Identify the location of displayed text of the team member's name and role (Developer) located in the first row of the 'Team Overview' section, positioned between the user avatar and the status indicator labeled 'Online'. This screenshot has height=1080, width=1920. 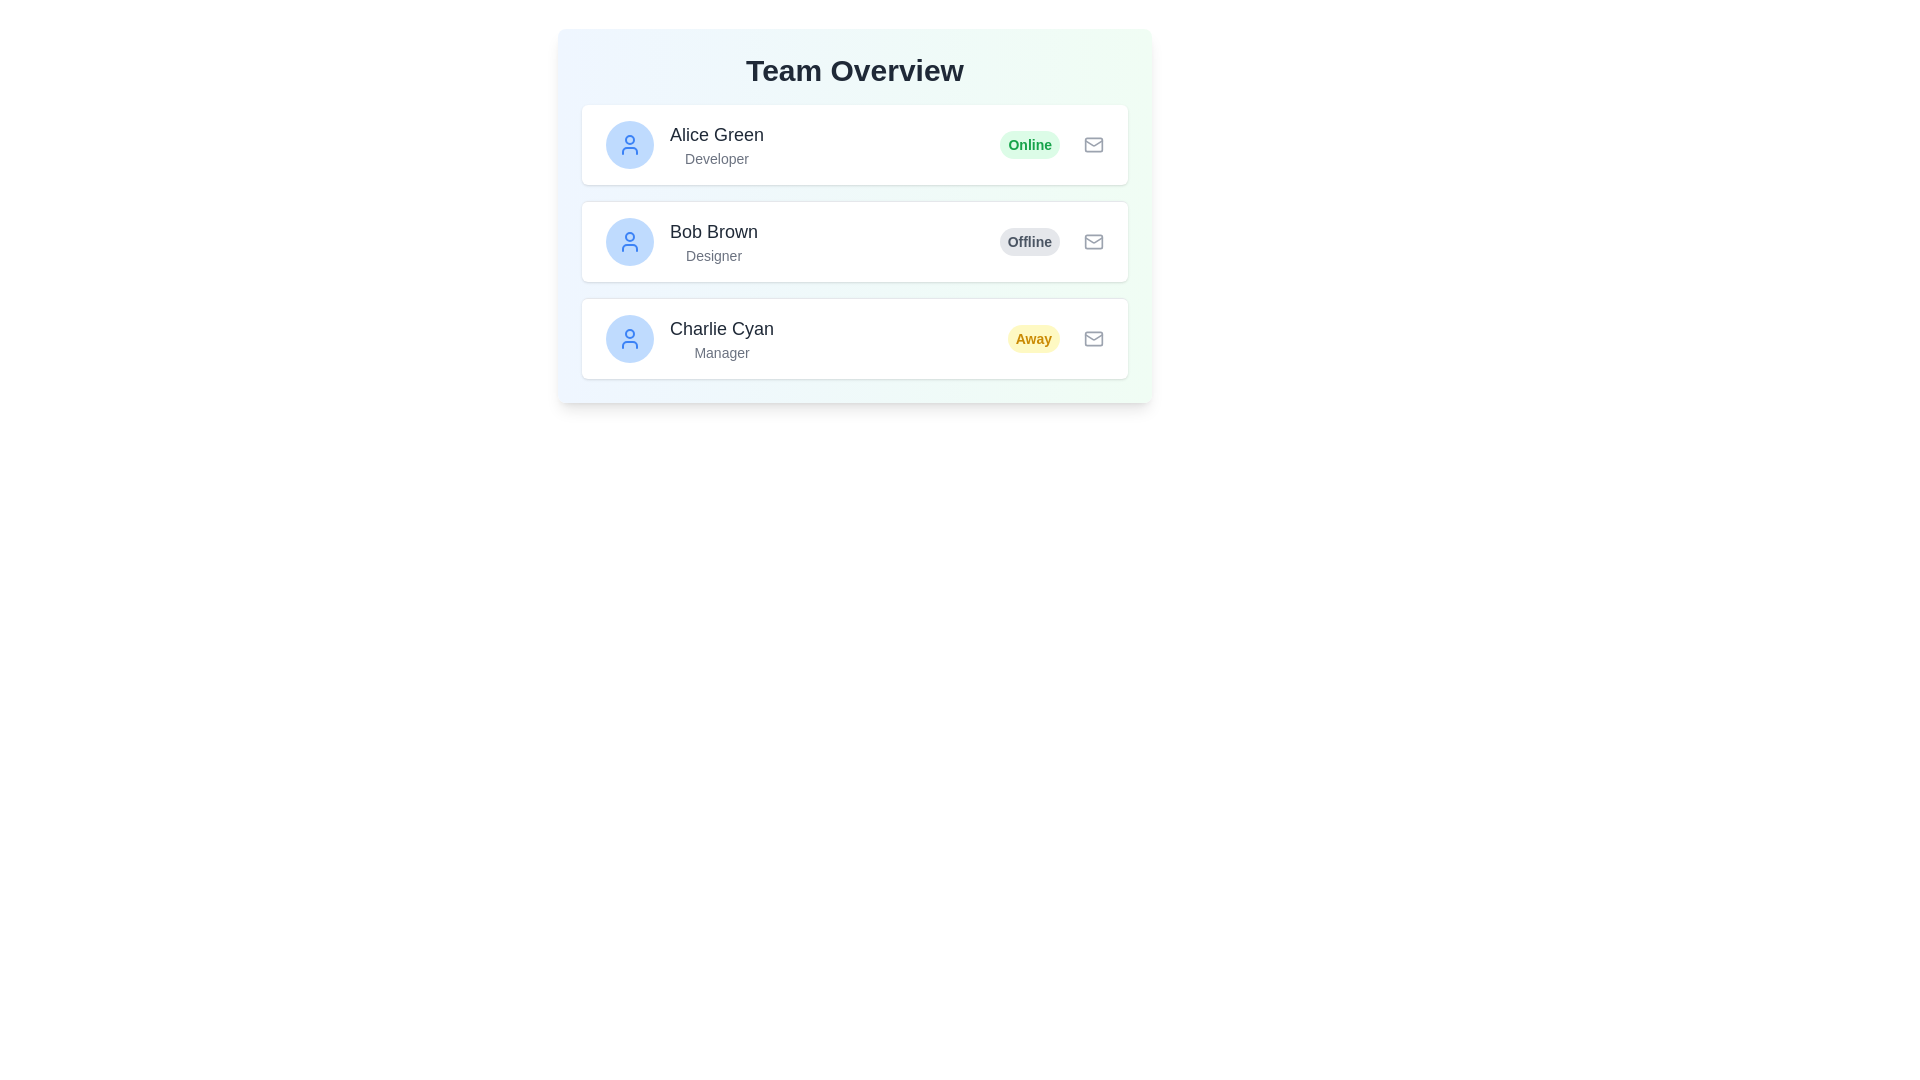
(716, 144).